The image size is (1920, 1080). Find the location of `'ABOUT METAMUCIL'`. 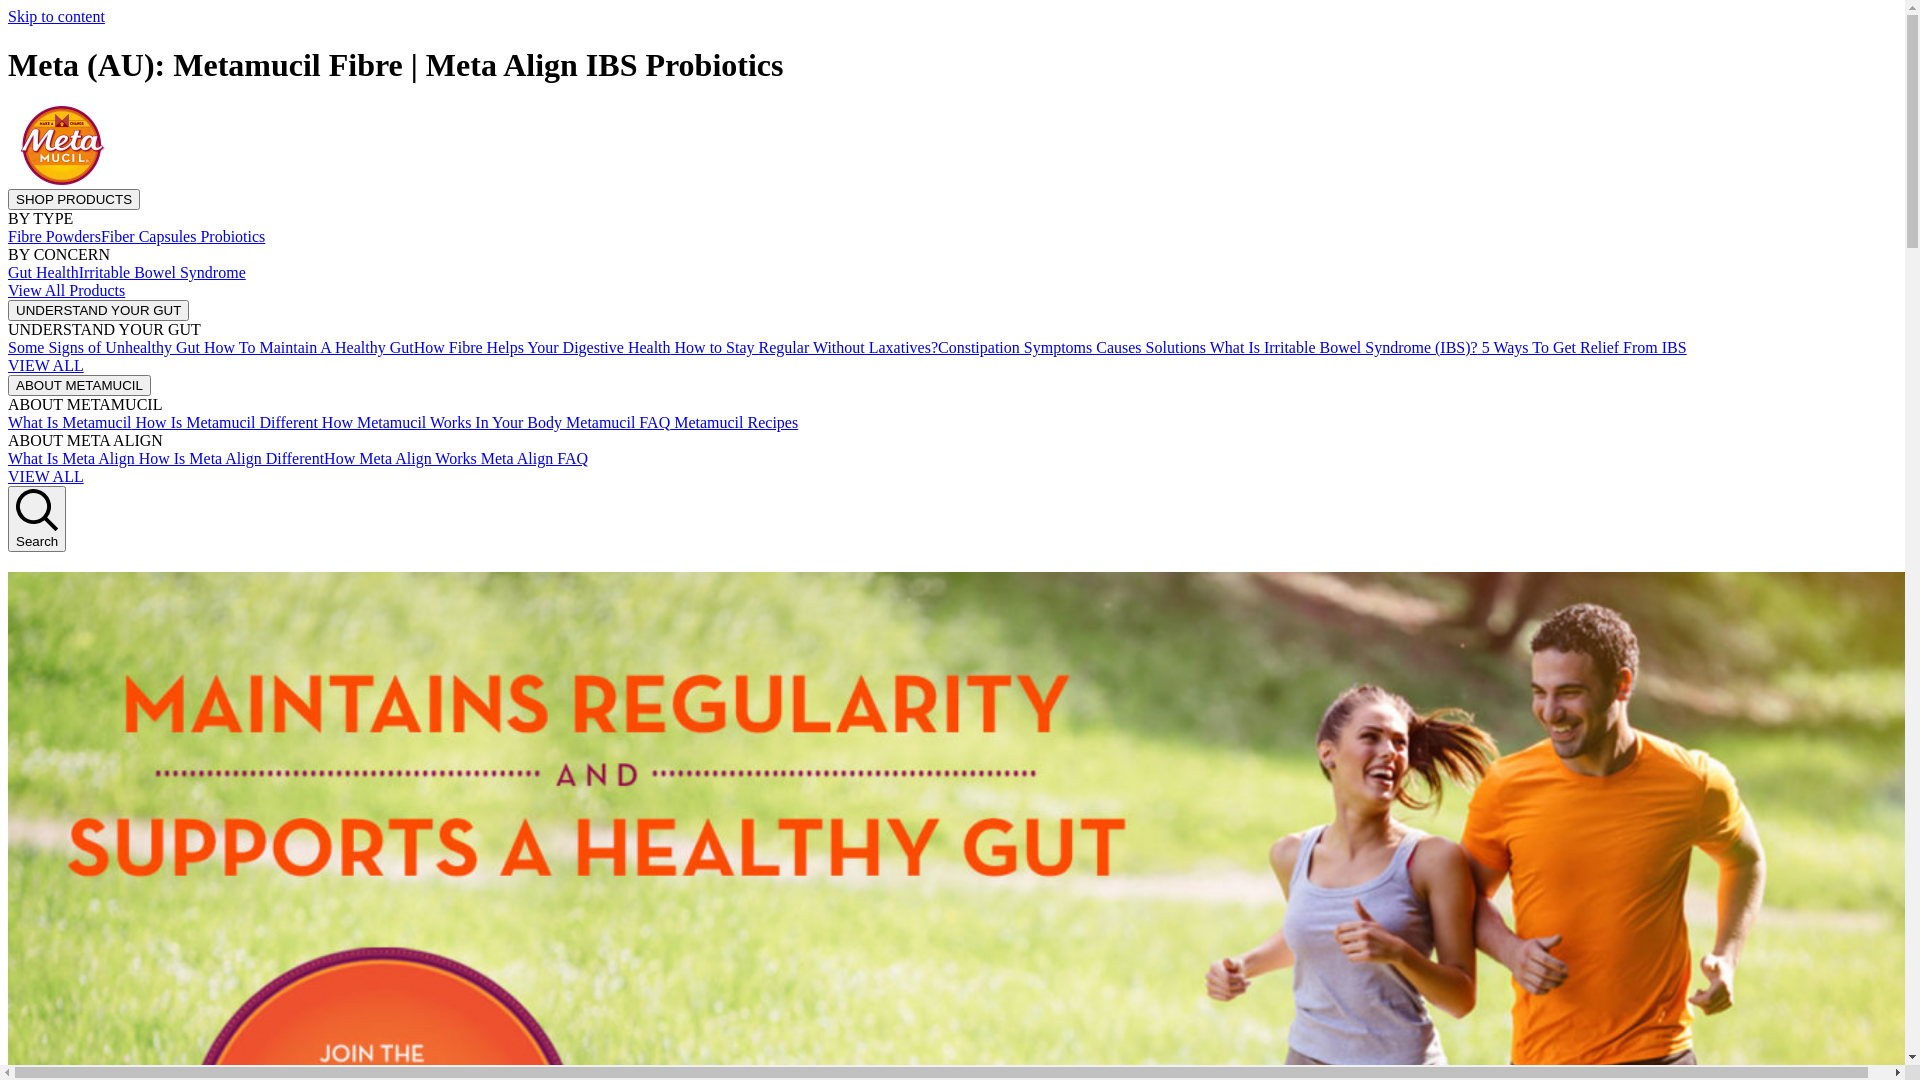

'ABOUT METAMUCIL' is located at coordinates (79, 385).